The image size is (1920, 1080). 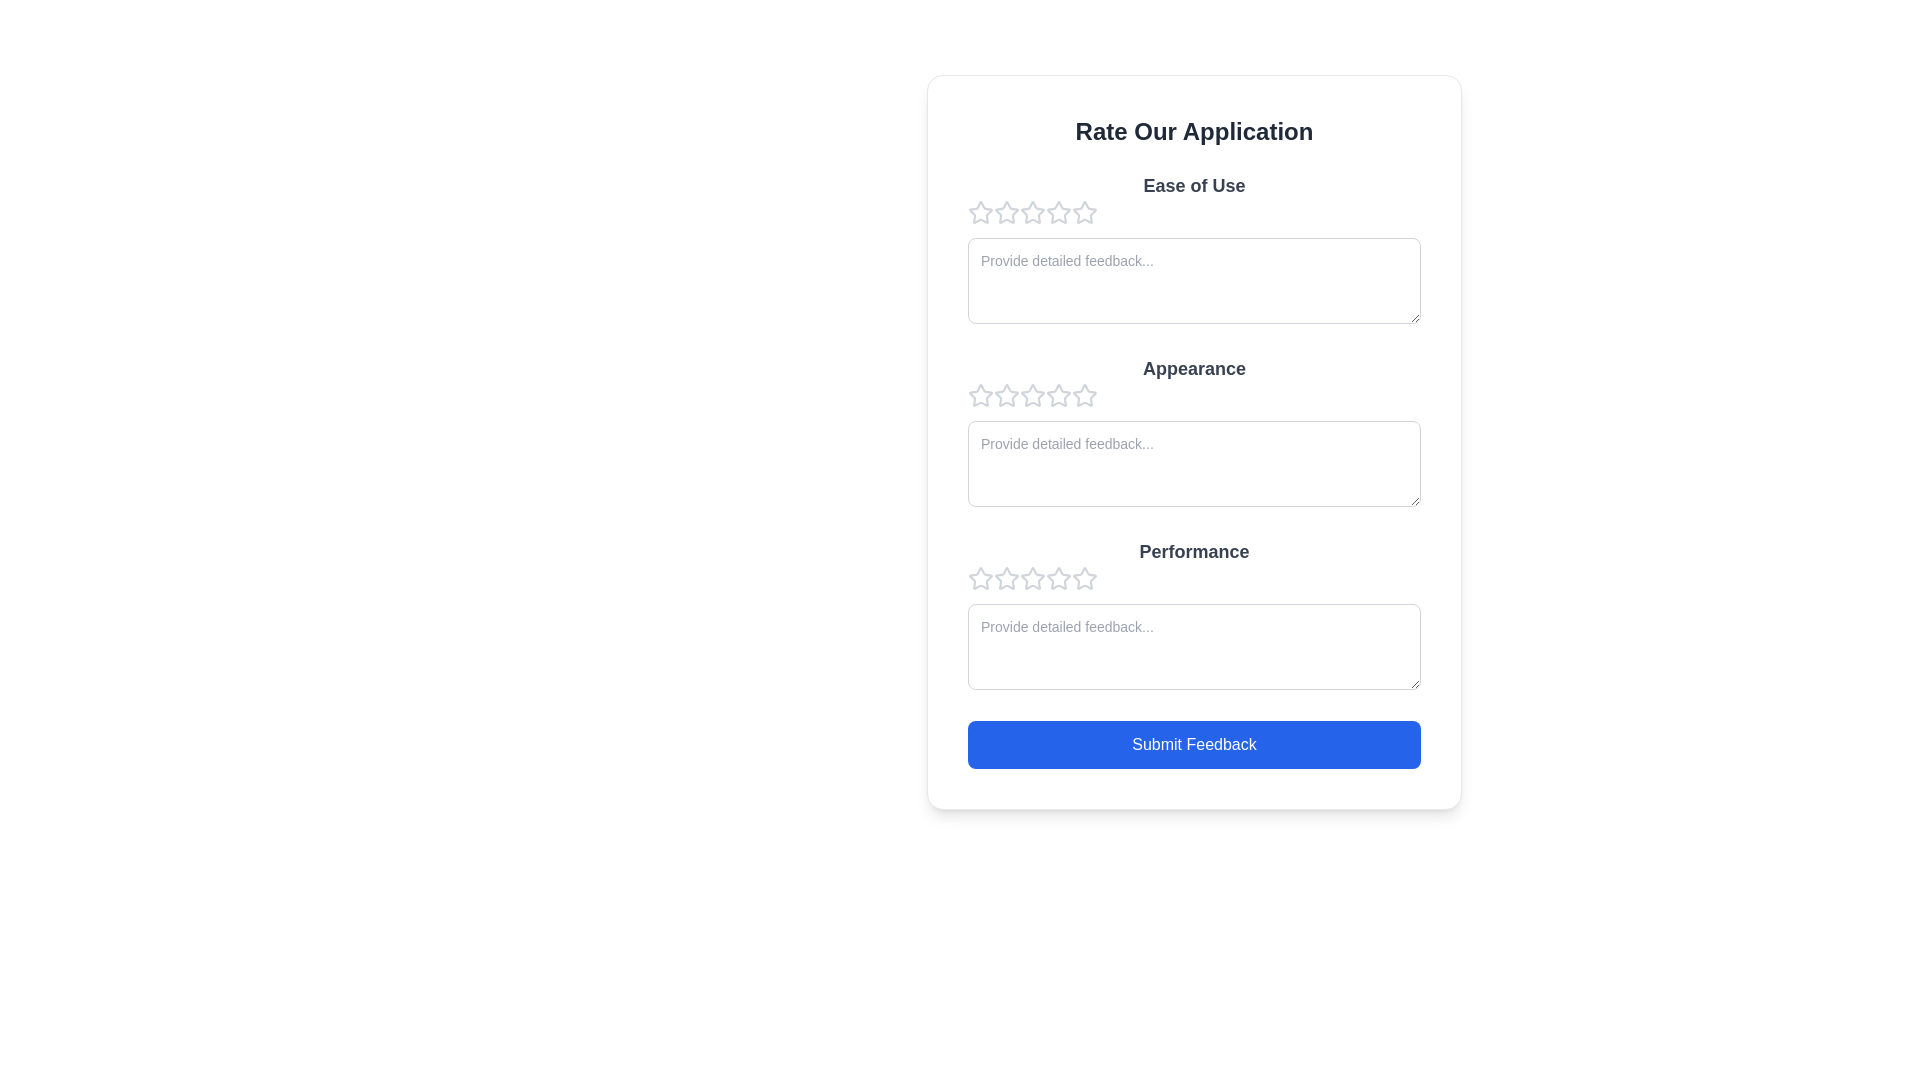 I want to click on the fourth star icon in the rating component, so click(x=1083, y=212).